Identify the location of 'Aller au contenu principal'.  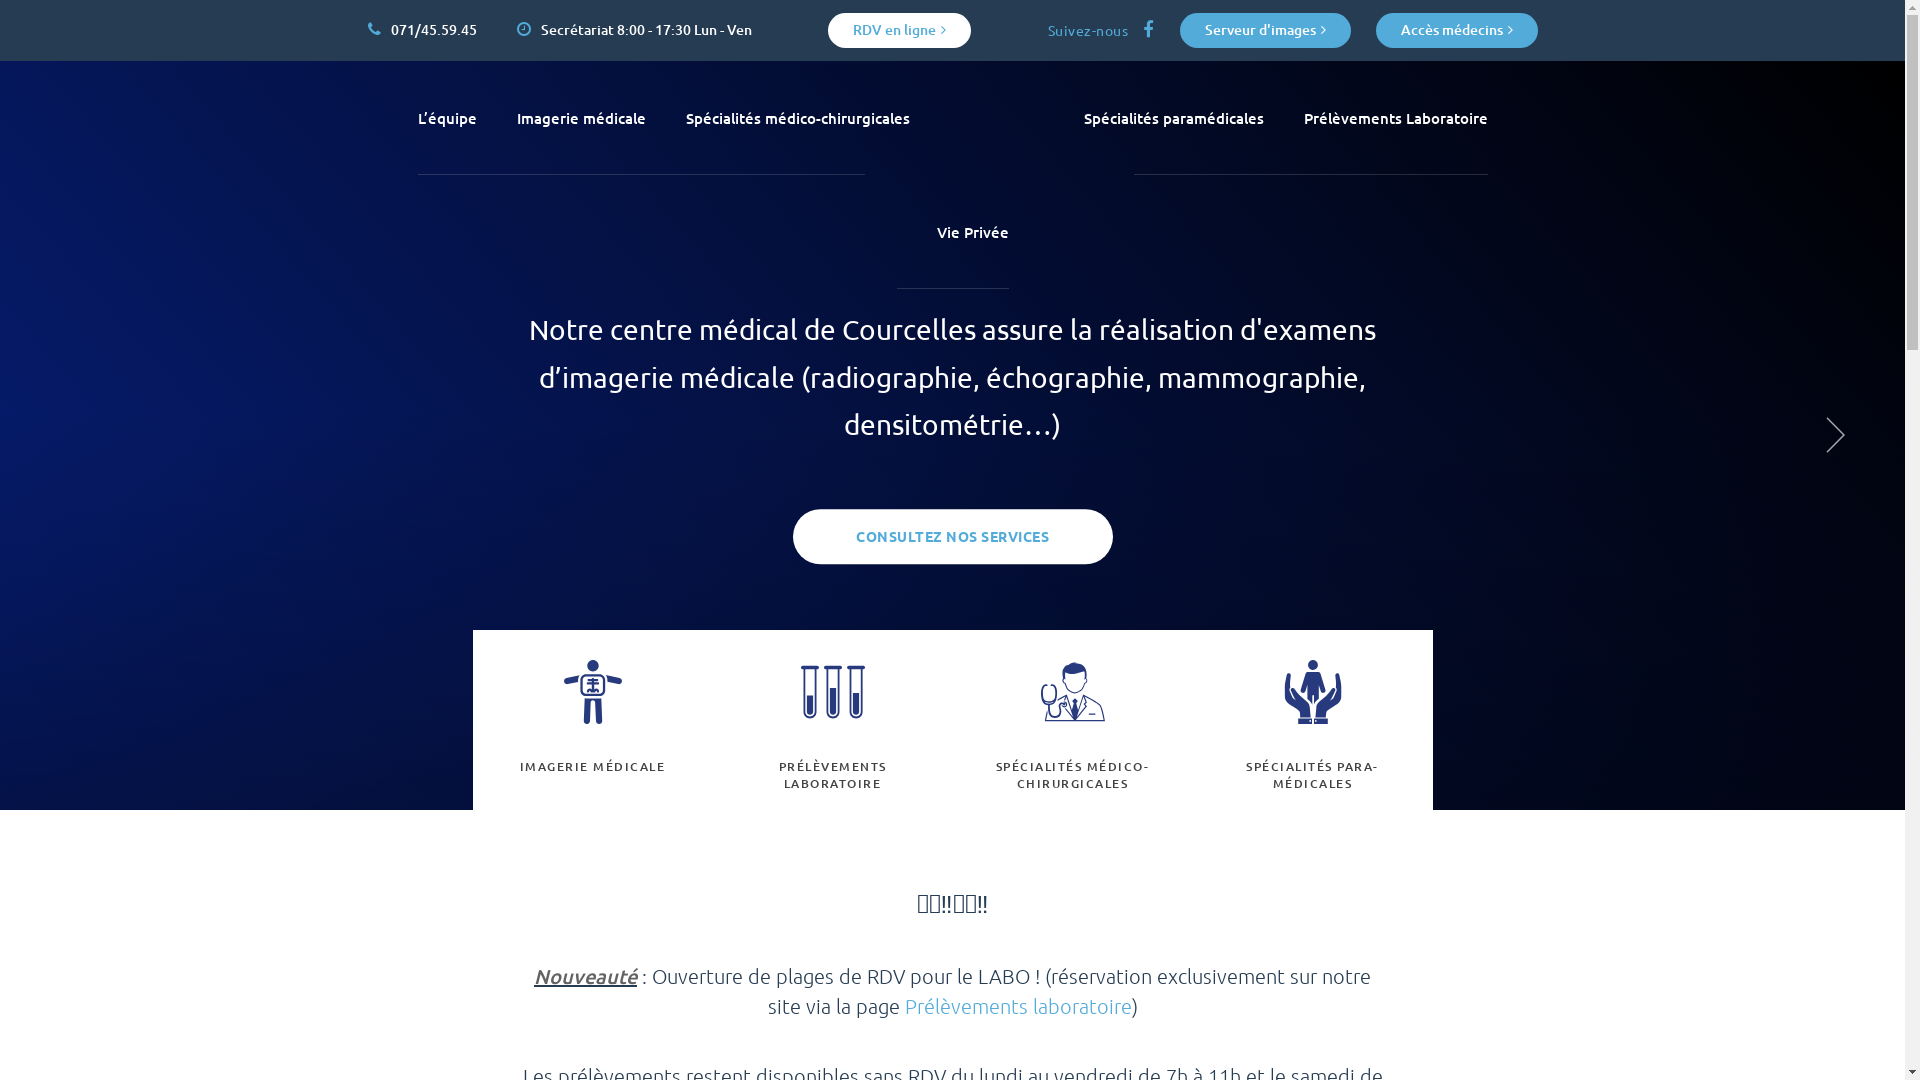
(89, 59).